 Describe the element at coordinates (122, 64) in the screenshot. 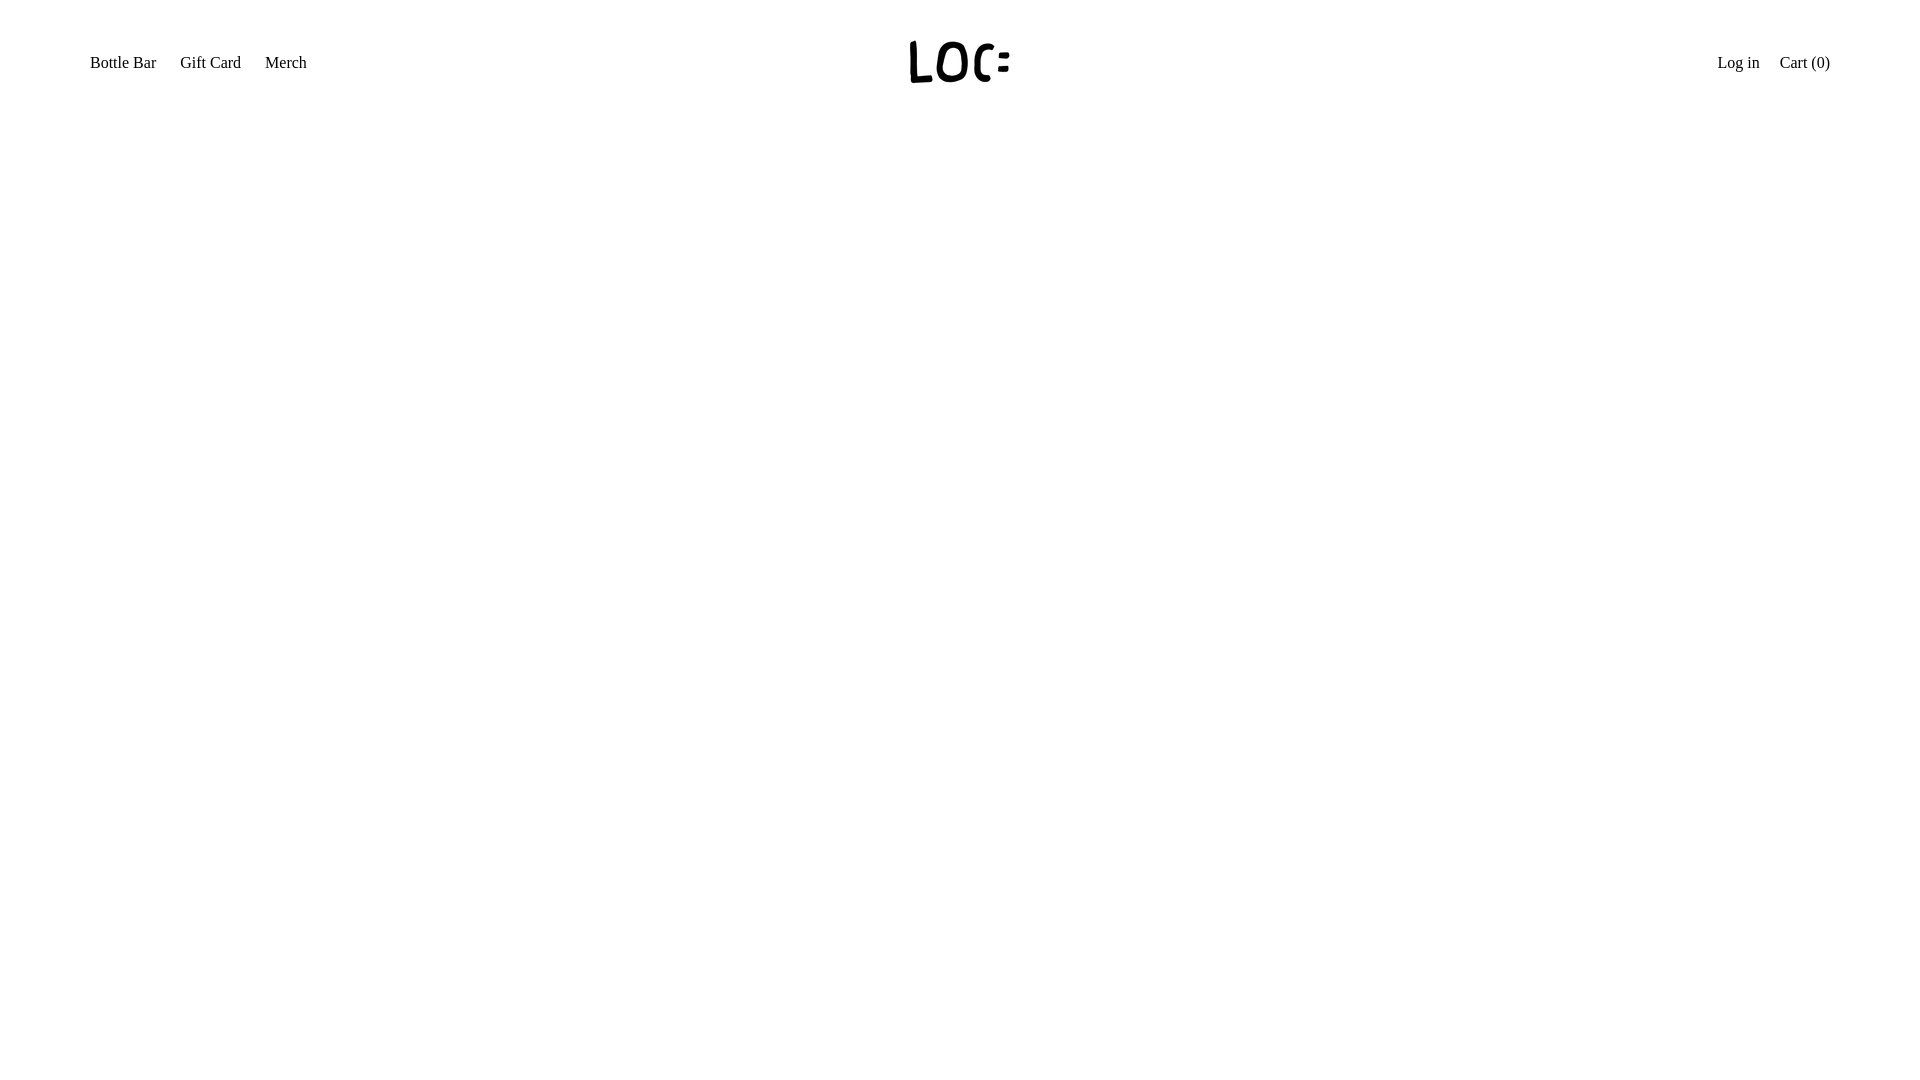

I see `'Bottle Bar'` at that location.